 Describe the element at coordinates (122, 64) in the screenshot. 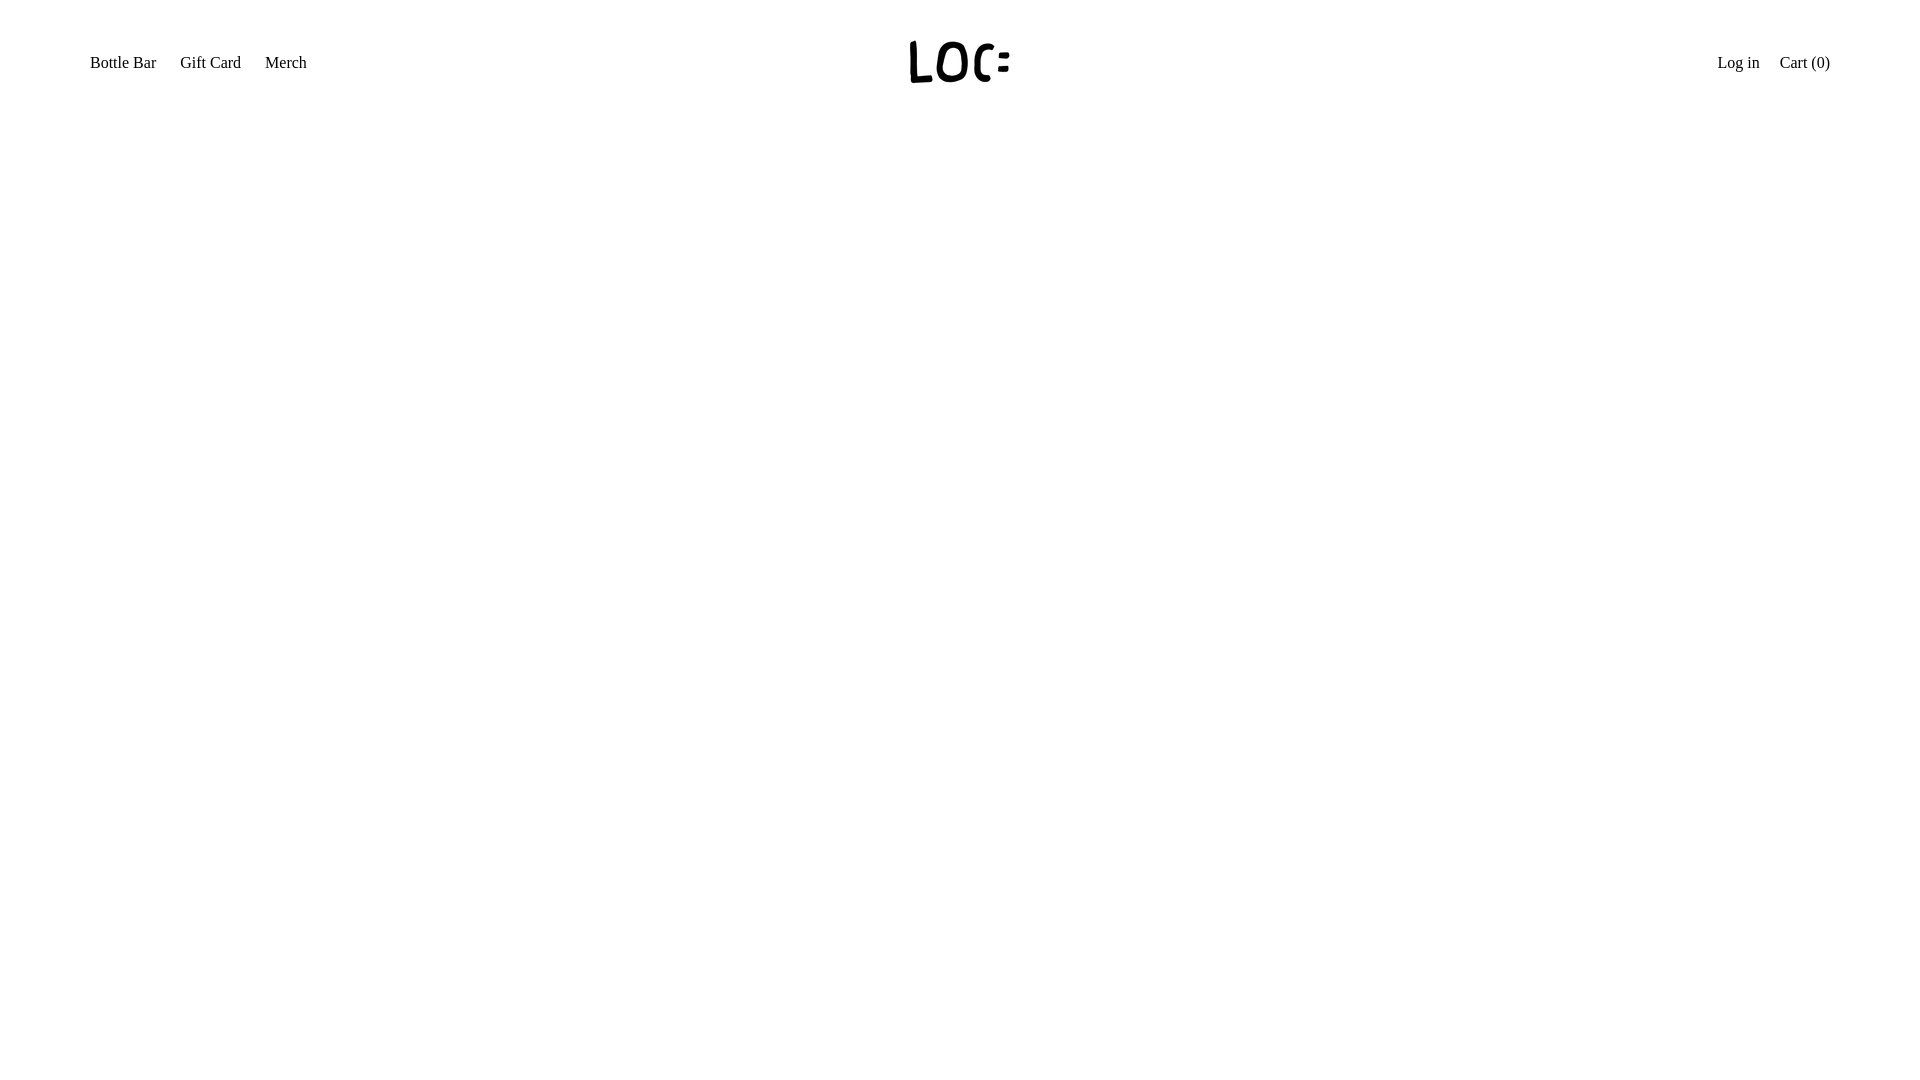

I see `'Bottle Bar'` at that location.